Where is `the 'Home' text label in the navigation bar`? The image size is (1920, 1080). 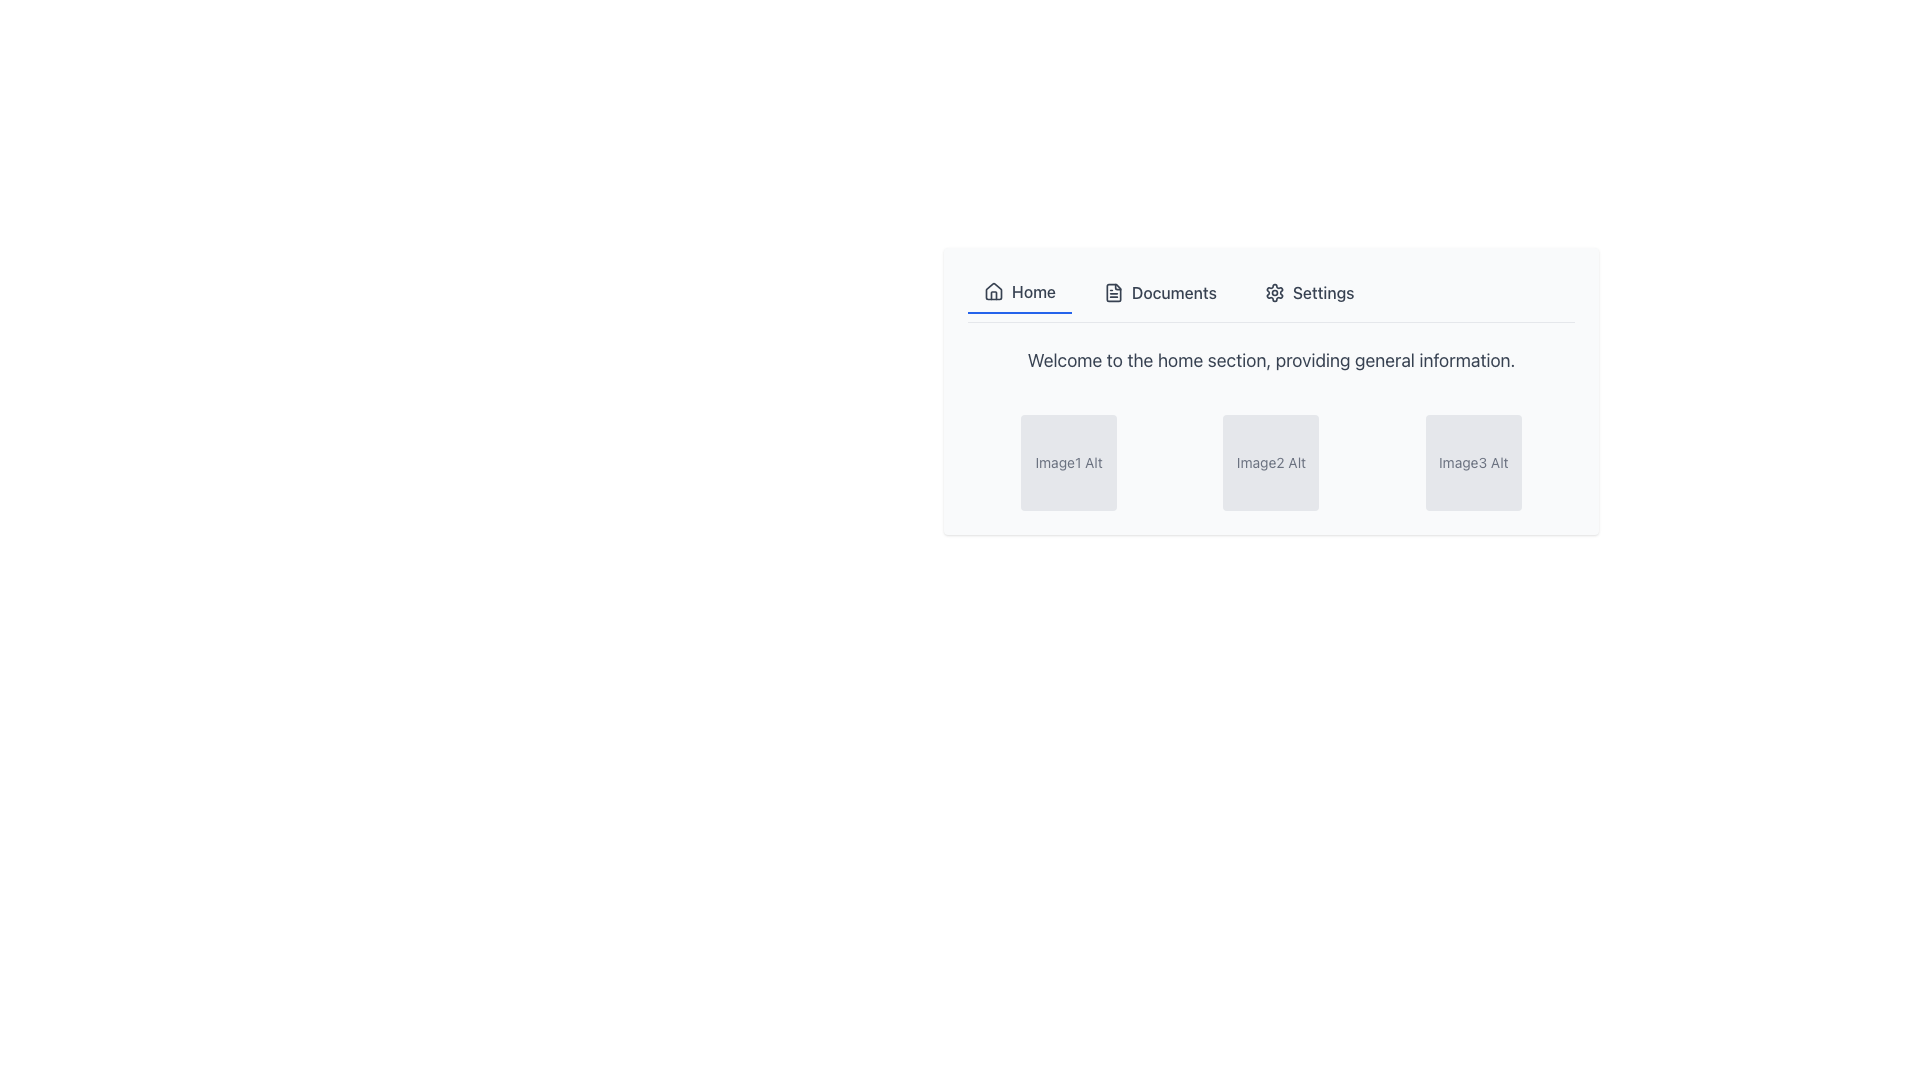 the 'Home' text label in the navigation bar is located at coordinates (1033, 292).